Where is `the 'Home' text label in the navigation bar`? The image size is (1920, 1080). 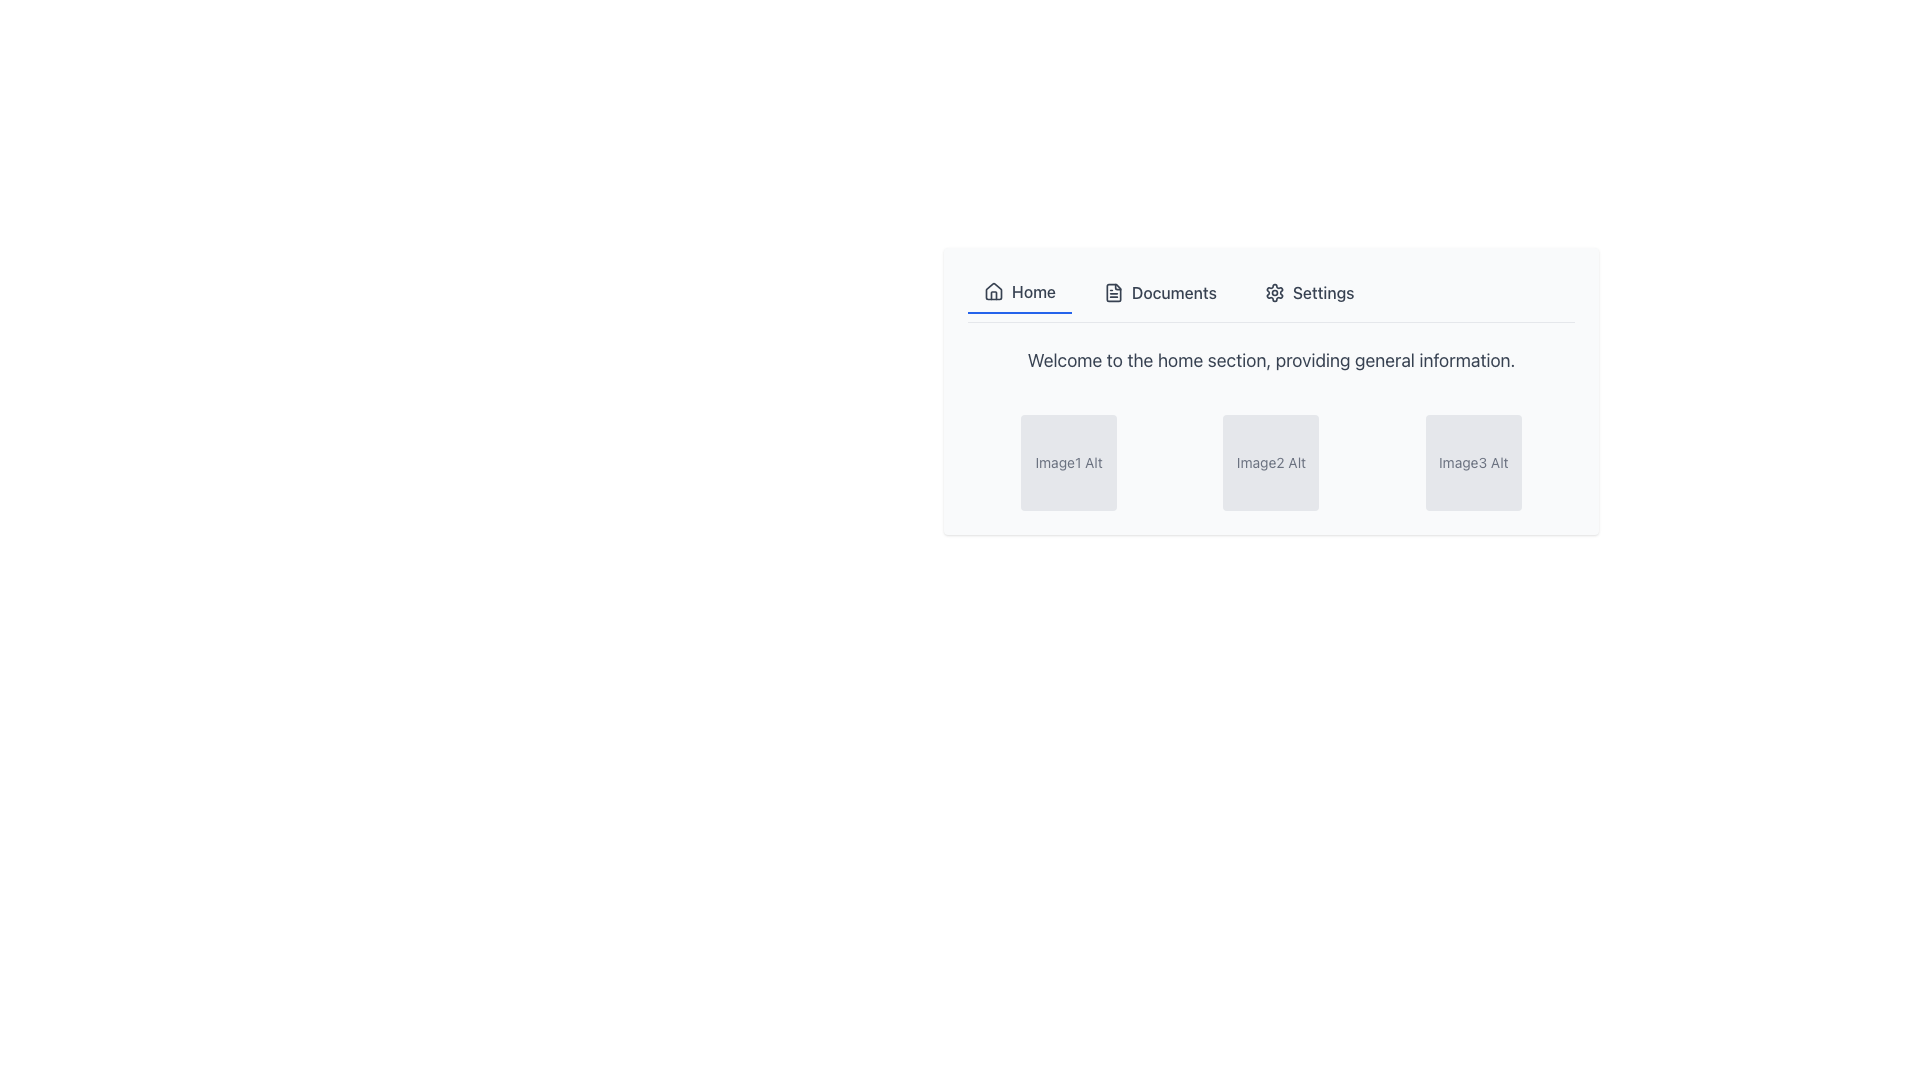 the 'Home' text label in the navigation bar is located at coordinates (1033, 292).